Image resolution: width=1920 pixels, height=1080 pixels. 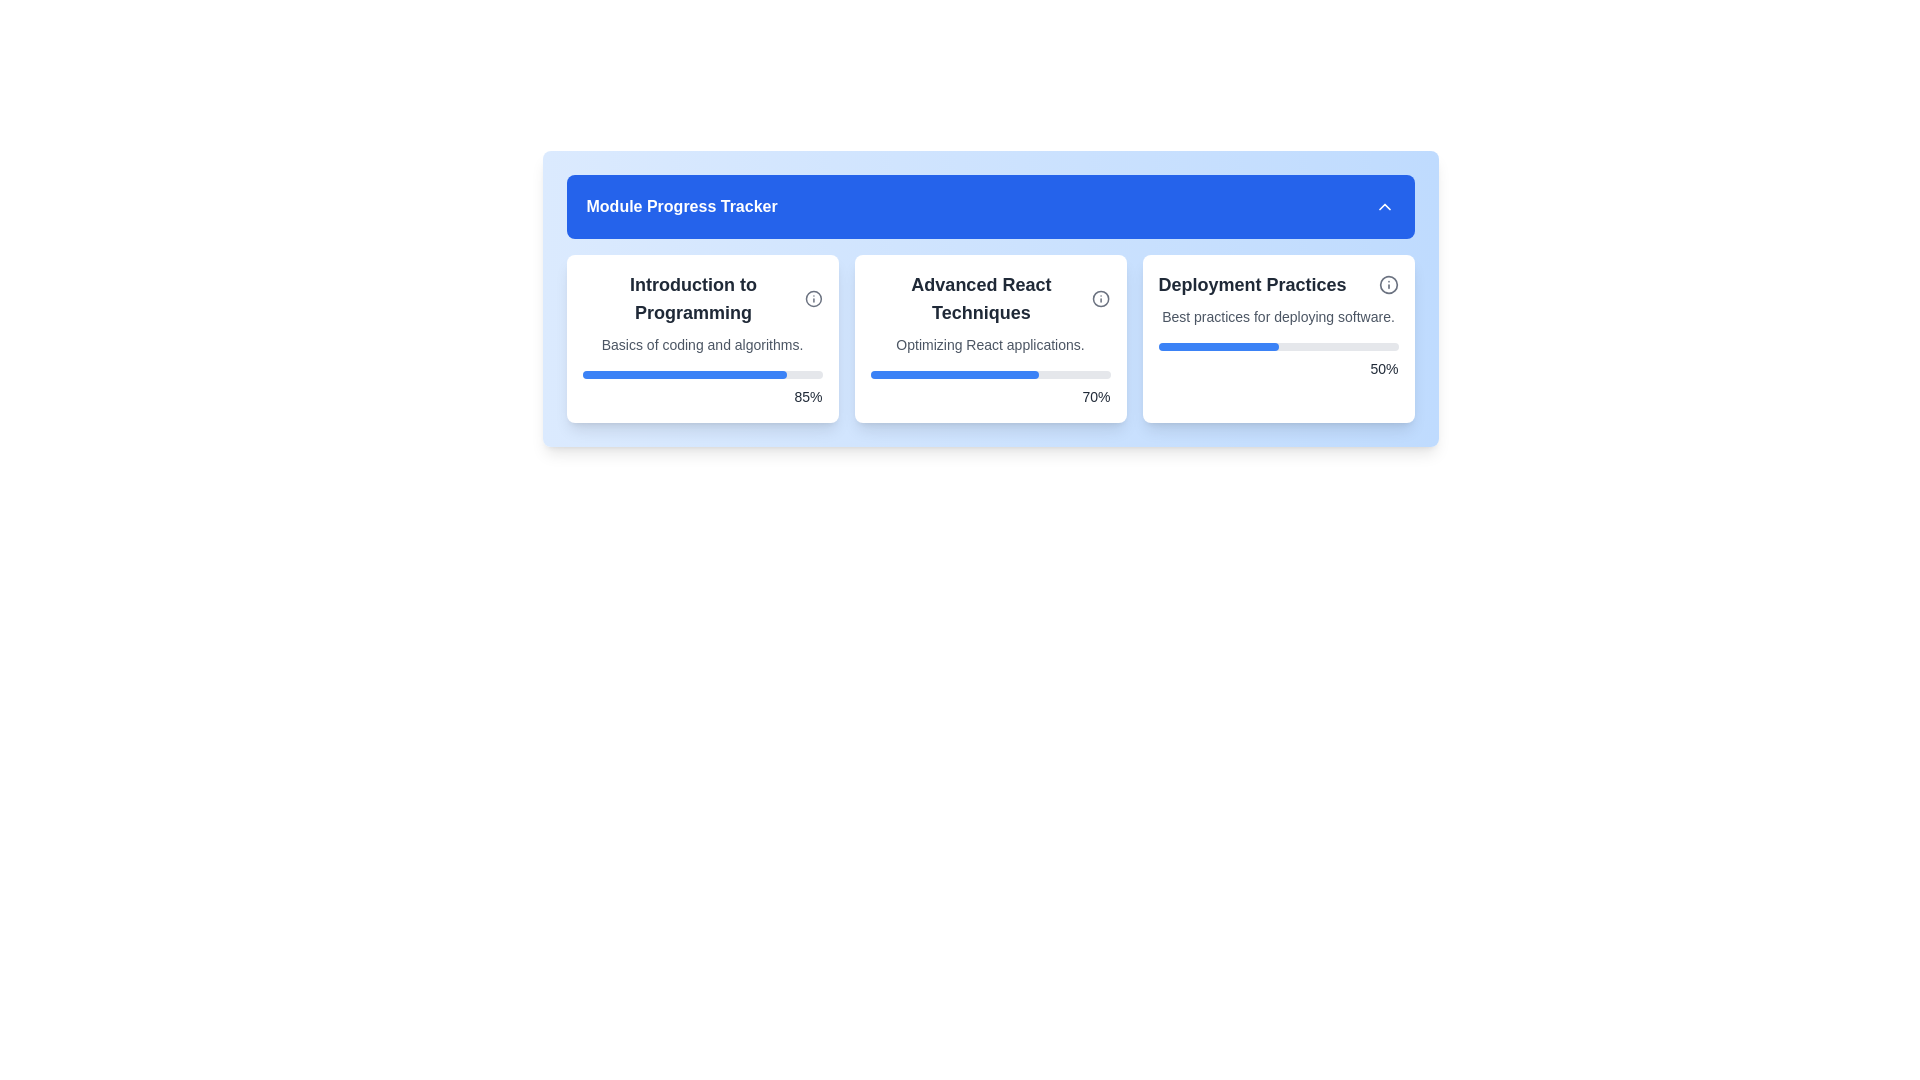 What do you see at coordinates (1277, 346) in the screenshot?
I see `the progress bar located below the text 'Best practices for deploying software' within the 'Deployment Practices' card, which is visually represented as a thin horizontal bar with a gray background and a blue filled segment` at bounding box center [1277, 346].